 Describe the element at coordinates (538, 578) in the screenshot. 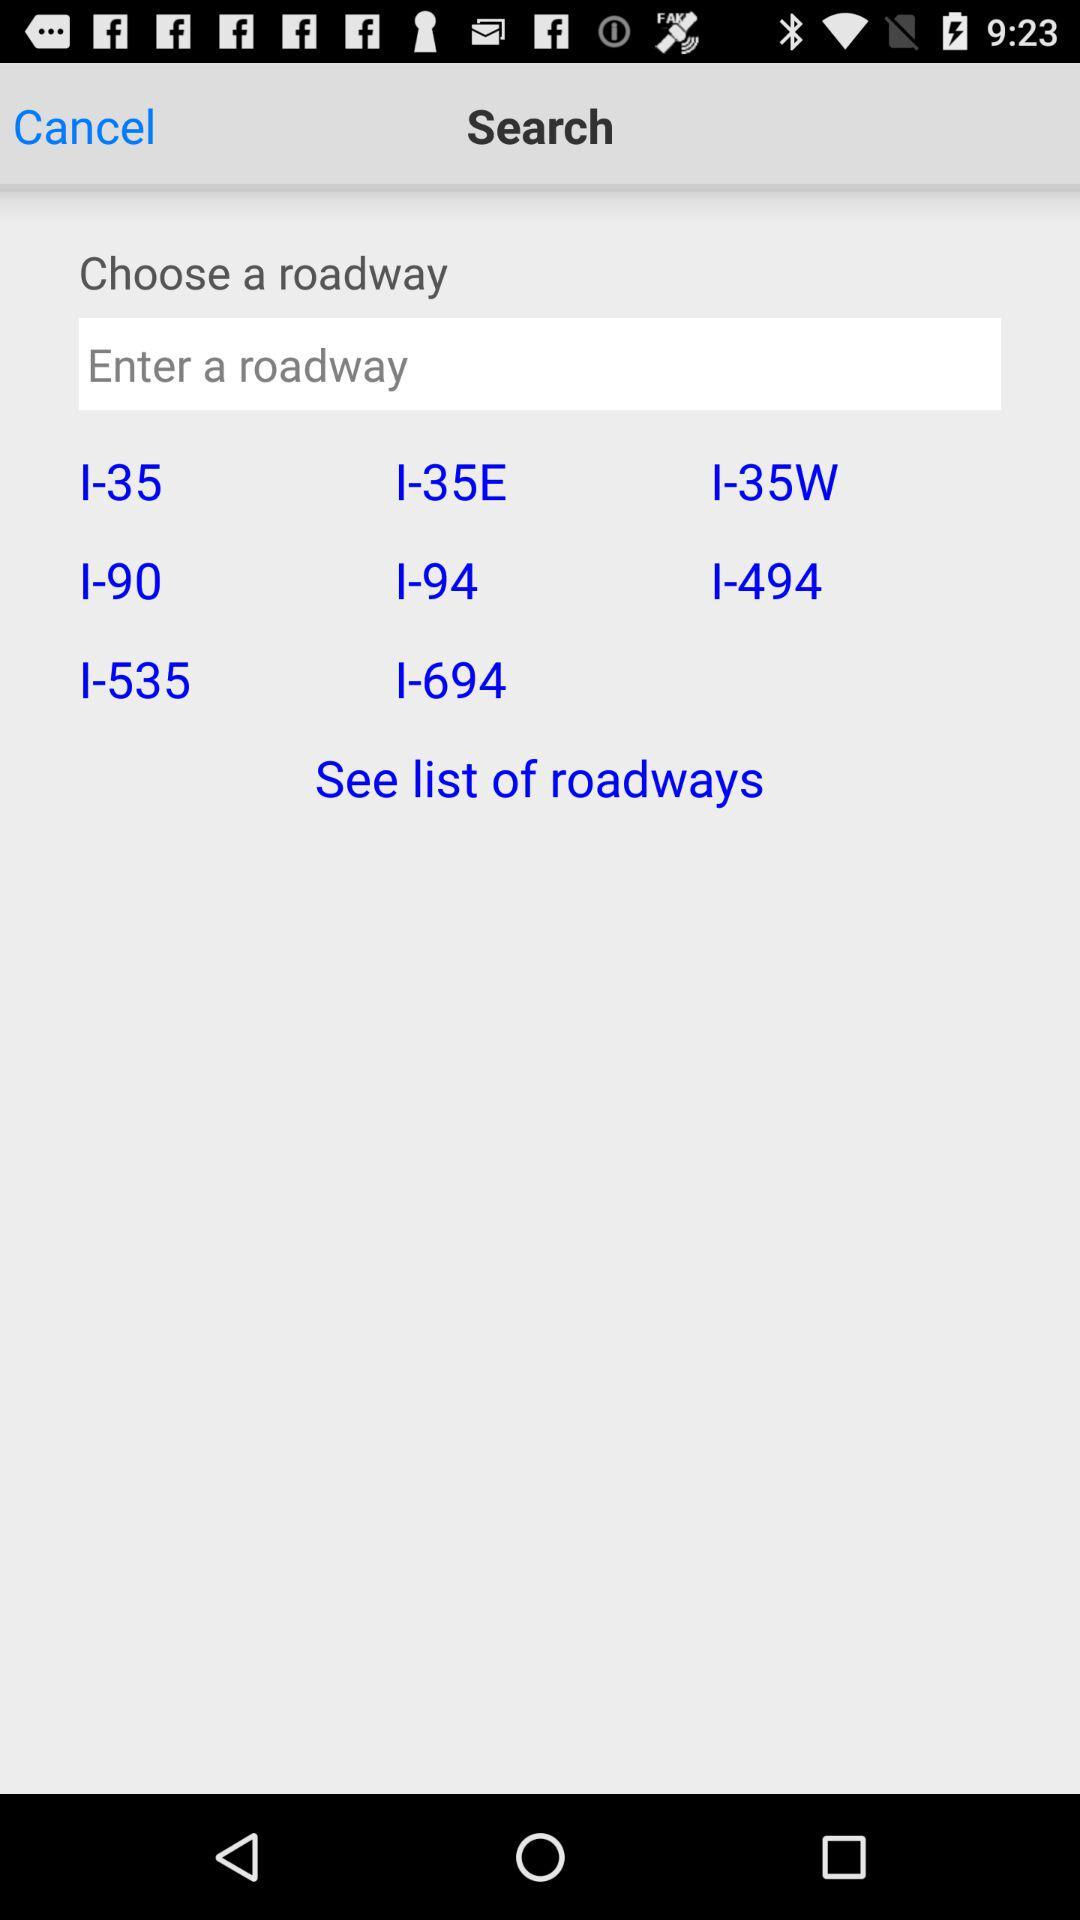

I see `app next to the i-35w item` at that location.